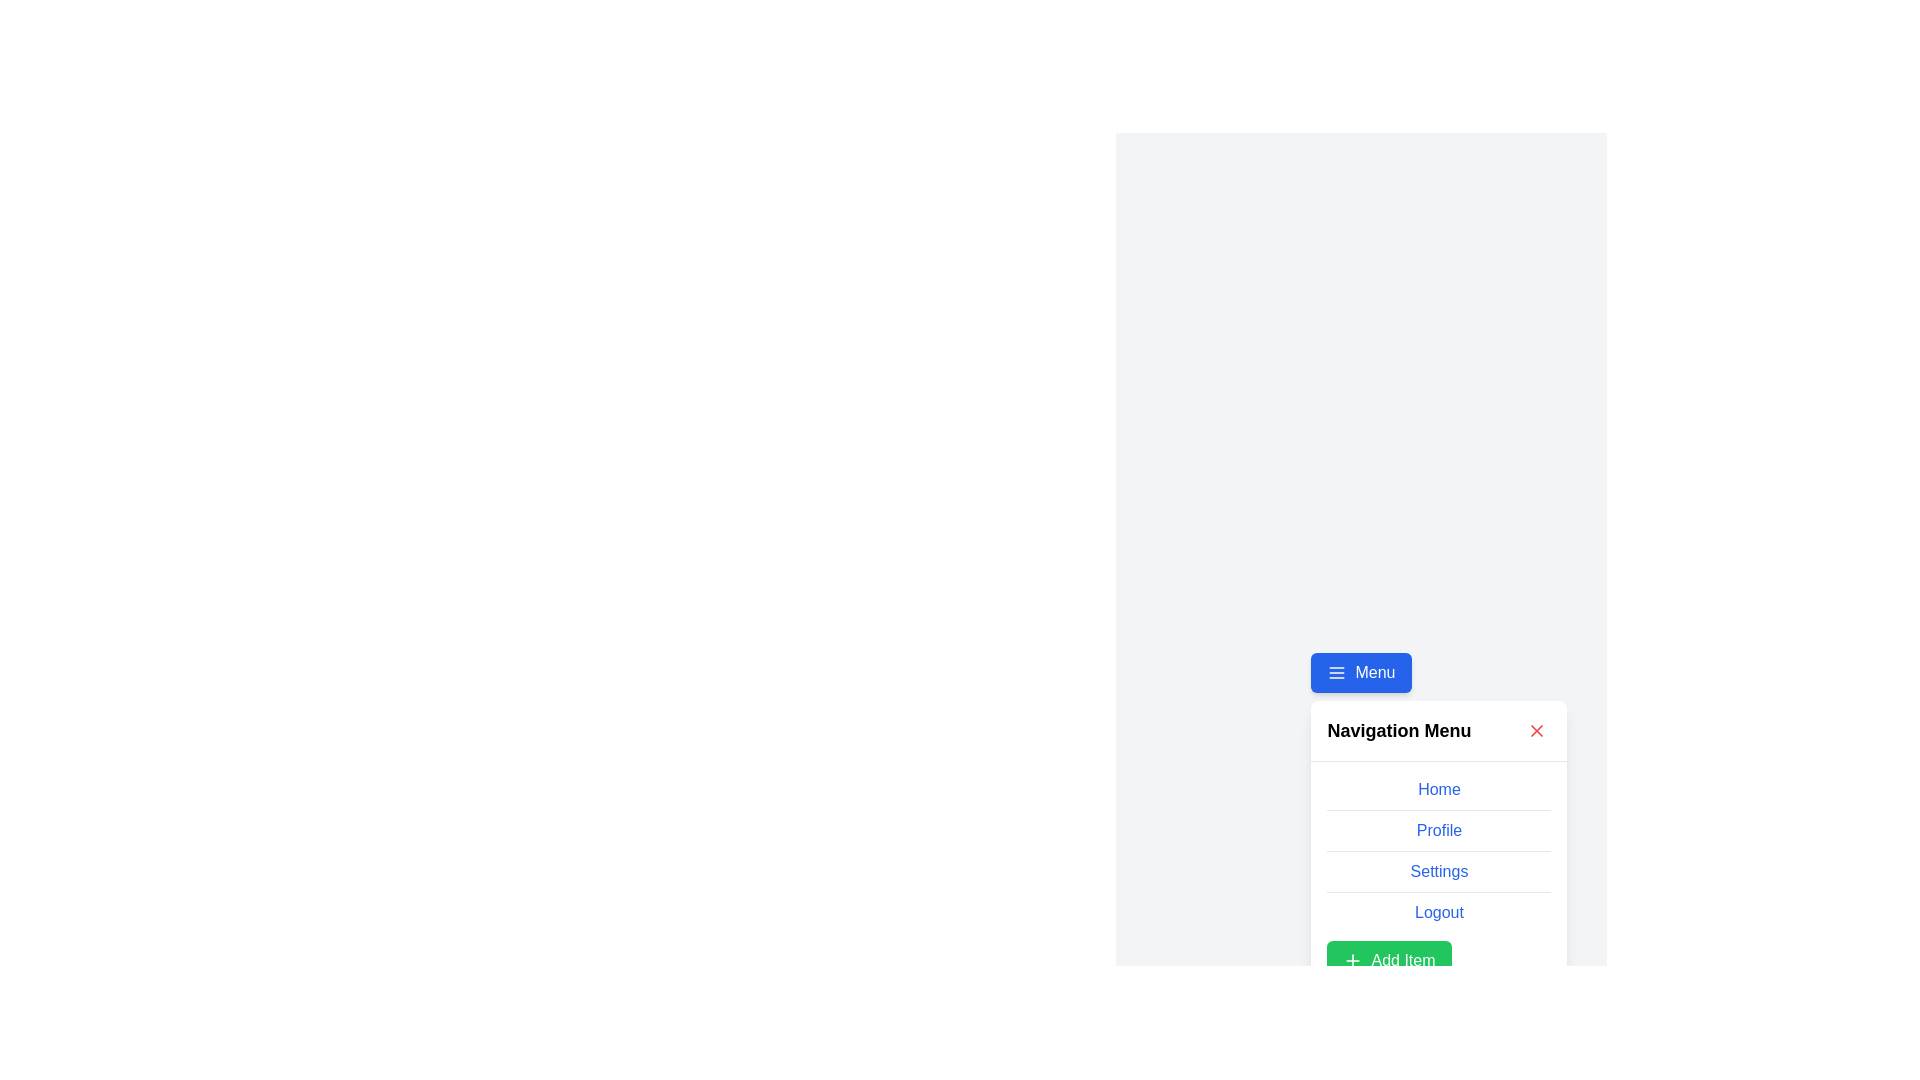 This screenshot has width=1920, height=1080. Describe the element at coordinates (1438, 912) in the screenshot. I see `the 'Logout' text link located in the drop-down menu under the 'Navigation Menu' section, which is styled with blue text and an underline on hover` at that location.